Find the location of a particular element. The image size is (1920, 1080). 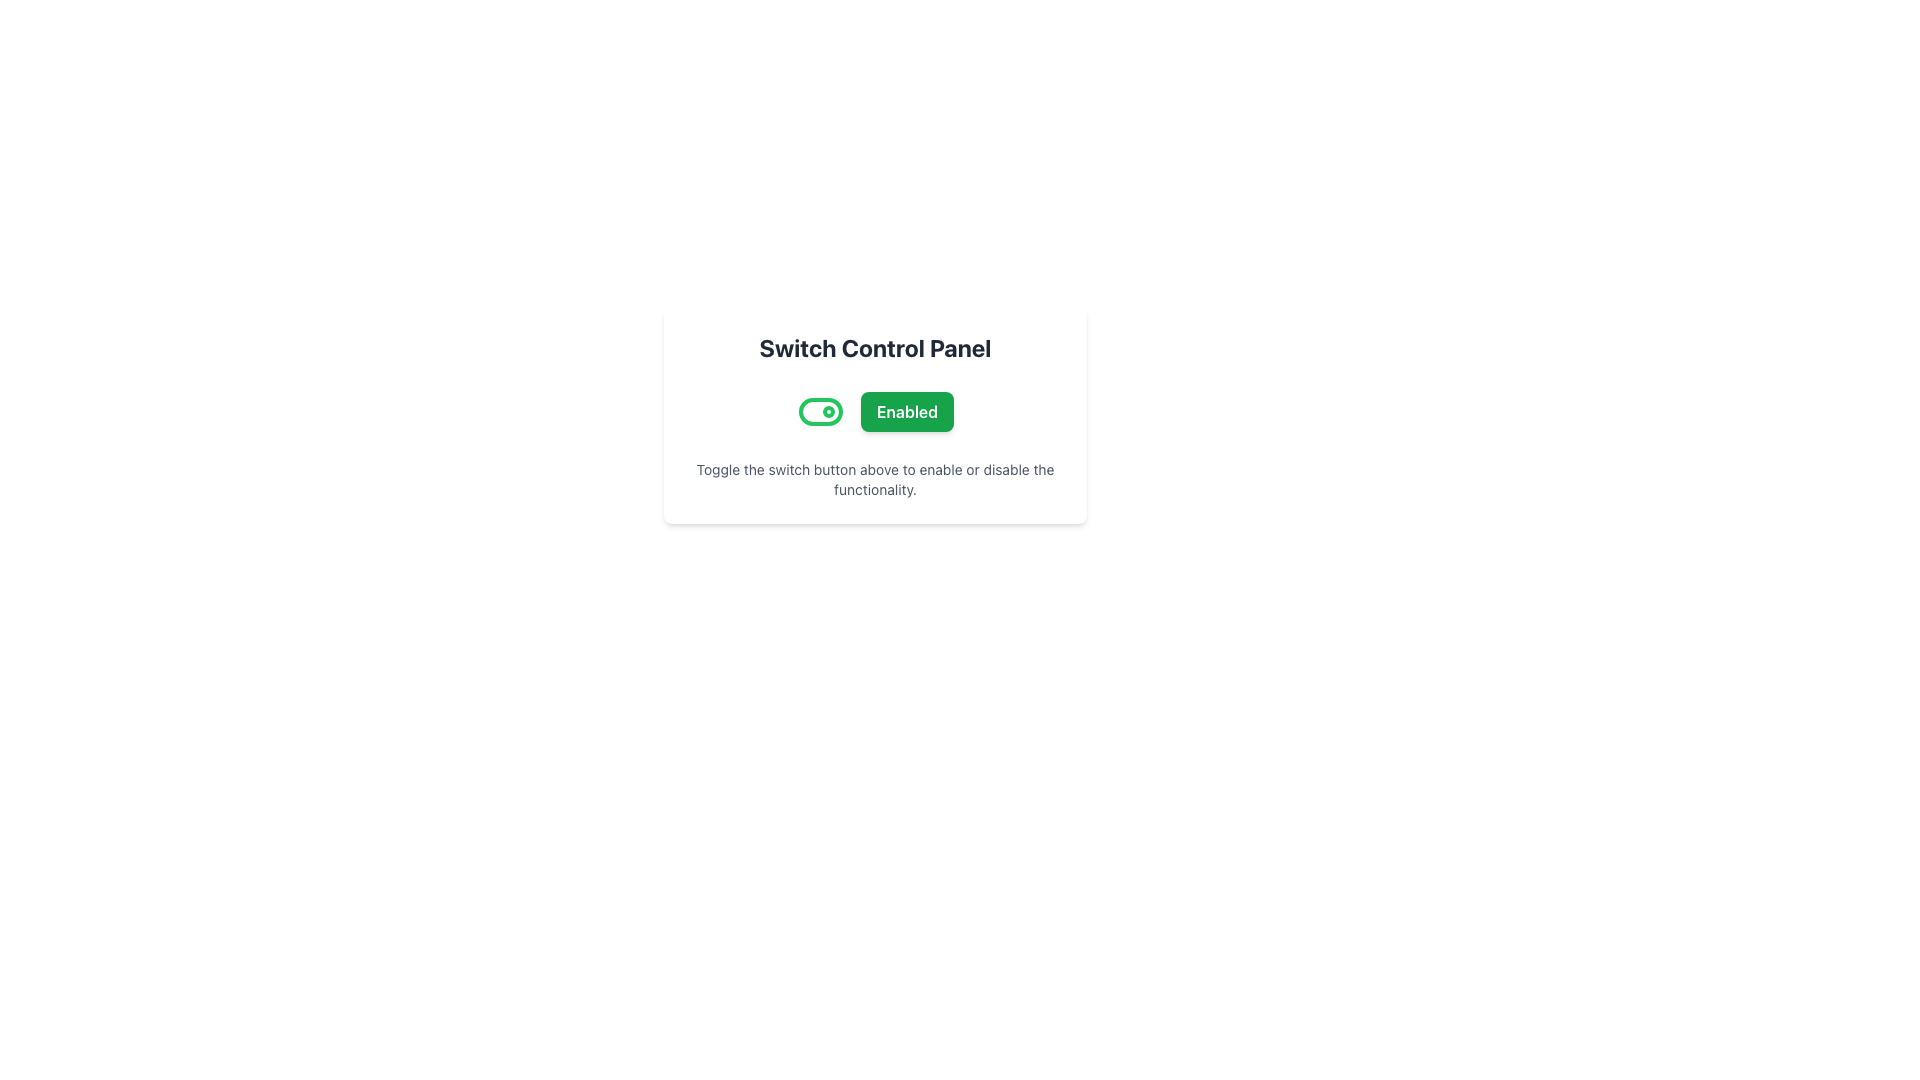

the green rectangular button labeled 'Enabled' that is positioned below the title 'Switch Control Panel' and next to a toggle icon is located at coordinates (875, 411).